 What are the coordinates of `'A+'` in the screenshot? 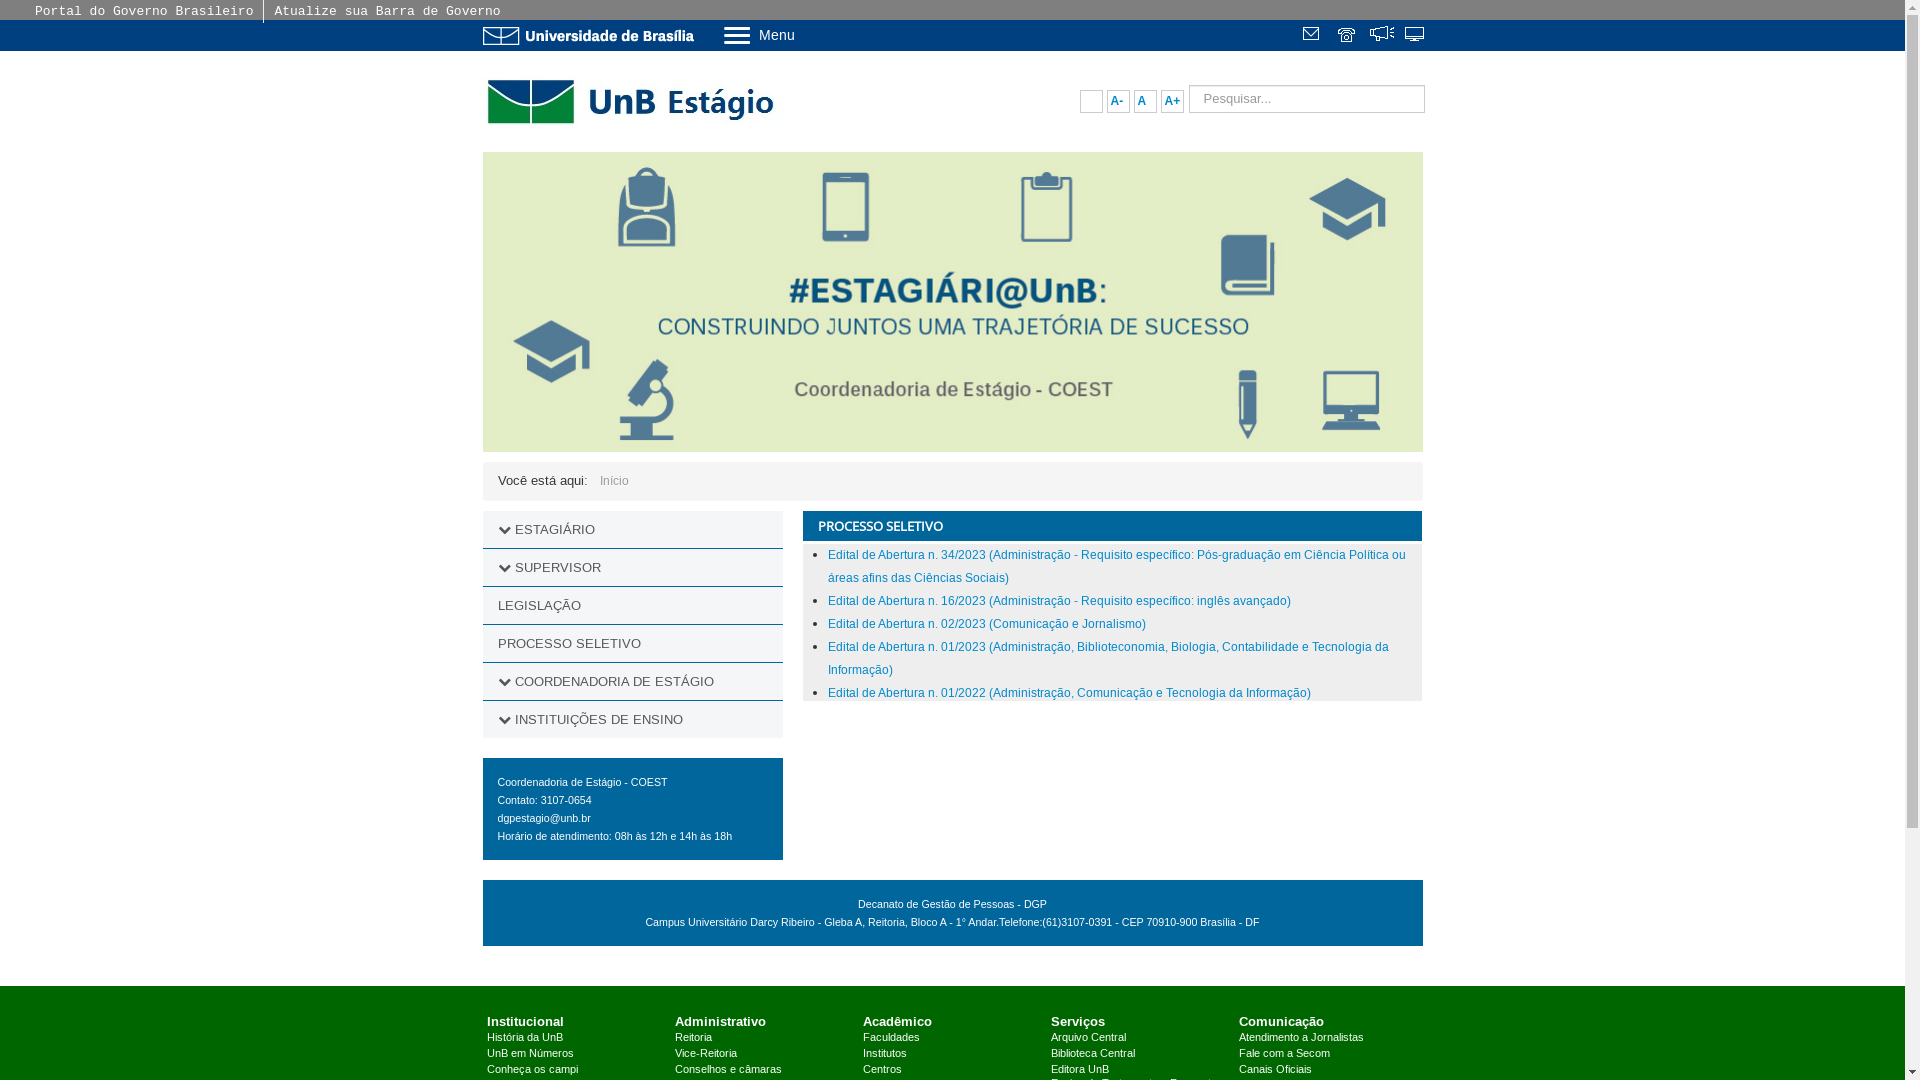 It's located at (1160, 101).